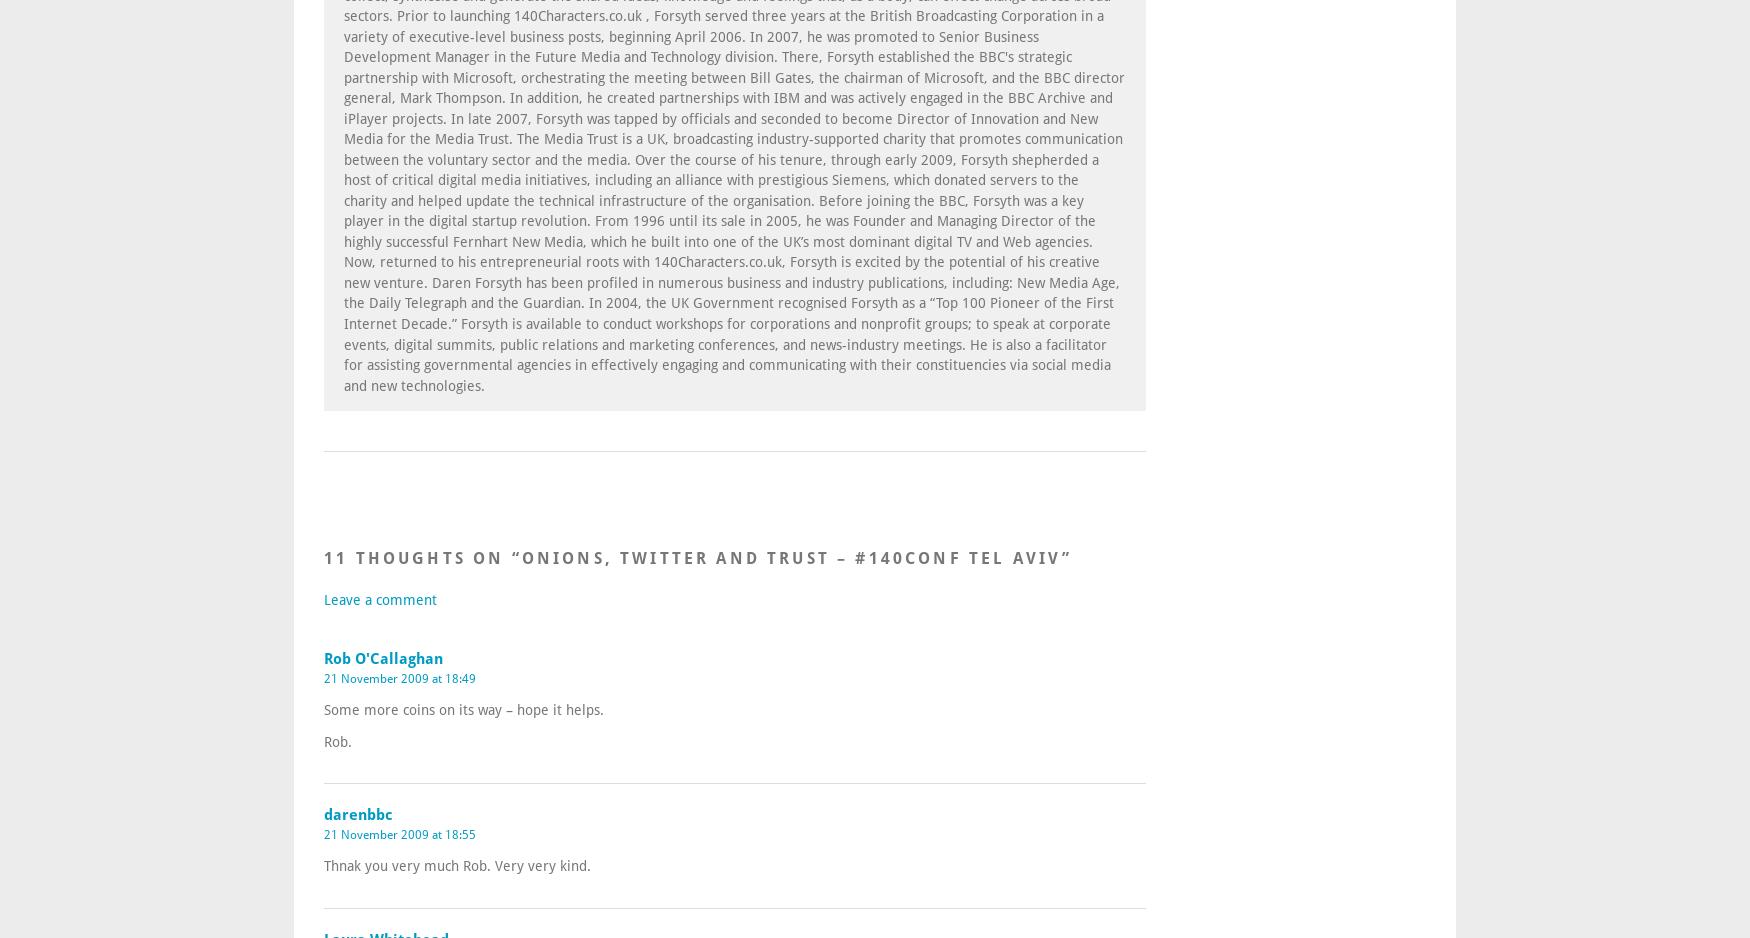 This screenshot has height=938, width=1750. What do you see at coordinates (323, 708) in the screenshot?
I see `'Some more coins on its way – hope it helps.'` at bounding box center [323, 708].